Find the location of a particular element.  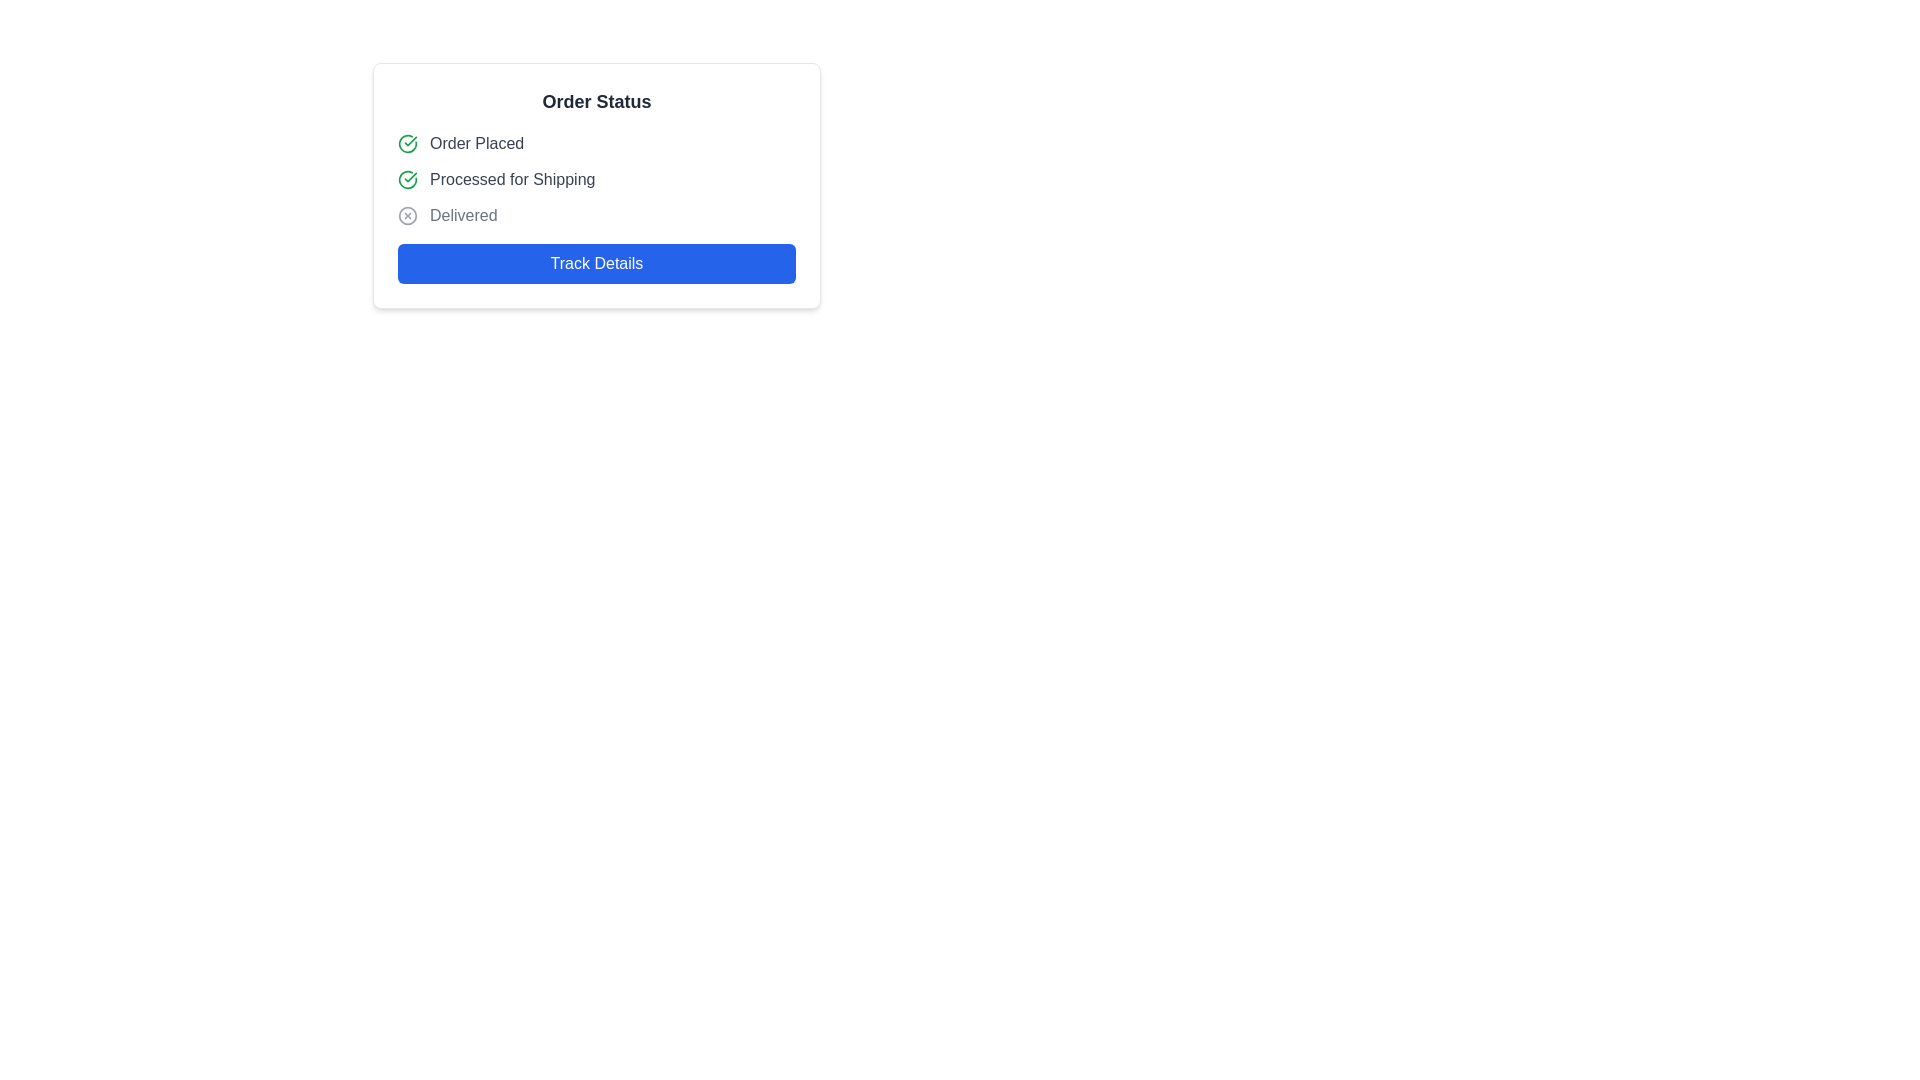

the Status indicator that shows the order has been processed for shipment, located below the 'Order Placed' element and above the 'Delivered' element in the 'Order Status' section is located at coordinates (595, 180).